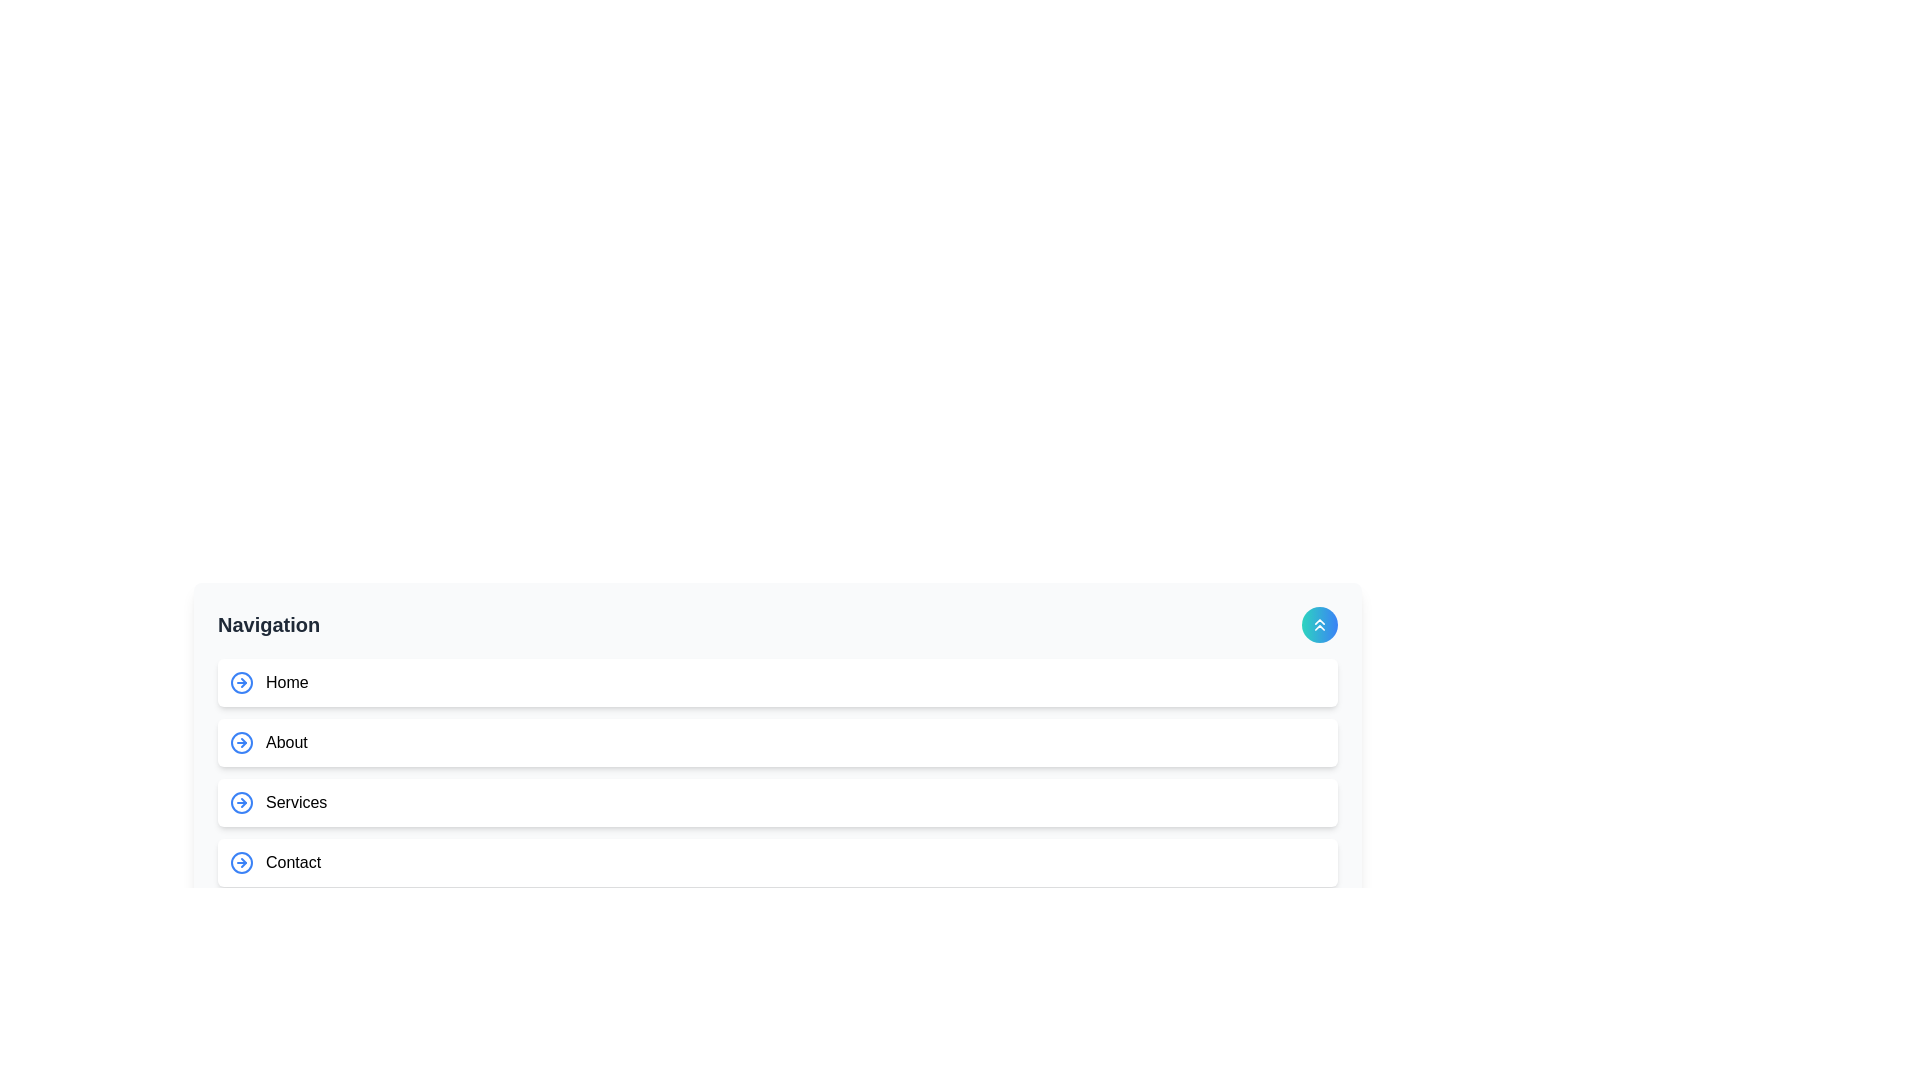 The height and width of the screenshot is (1080, 1920). What do you see at coordinates (1320, 623) in the screenshot?
I see `the upward-pointing chevron icon inside the circular blue gradient button` at bounding box center [1320, 623].